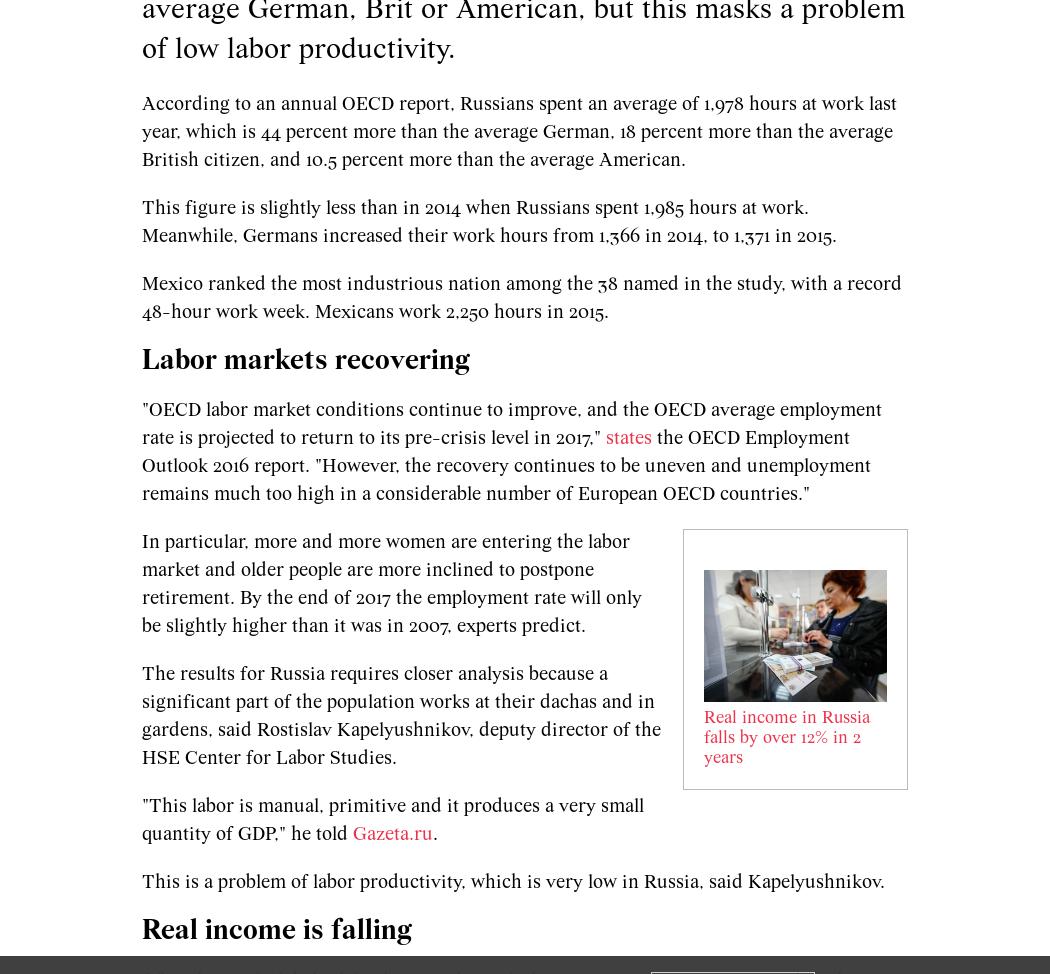  I want to click on 'Labor markets recovering', so click(309, 360).